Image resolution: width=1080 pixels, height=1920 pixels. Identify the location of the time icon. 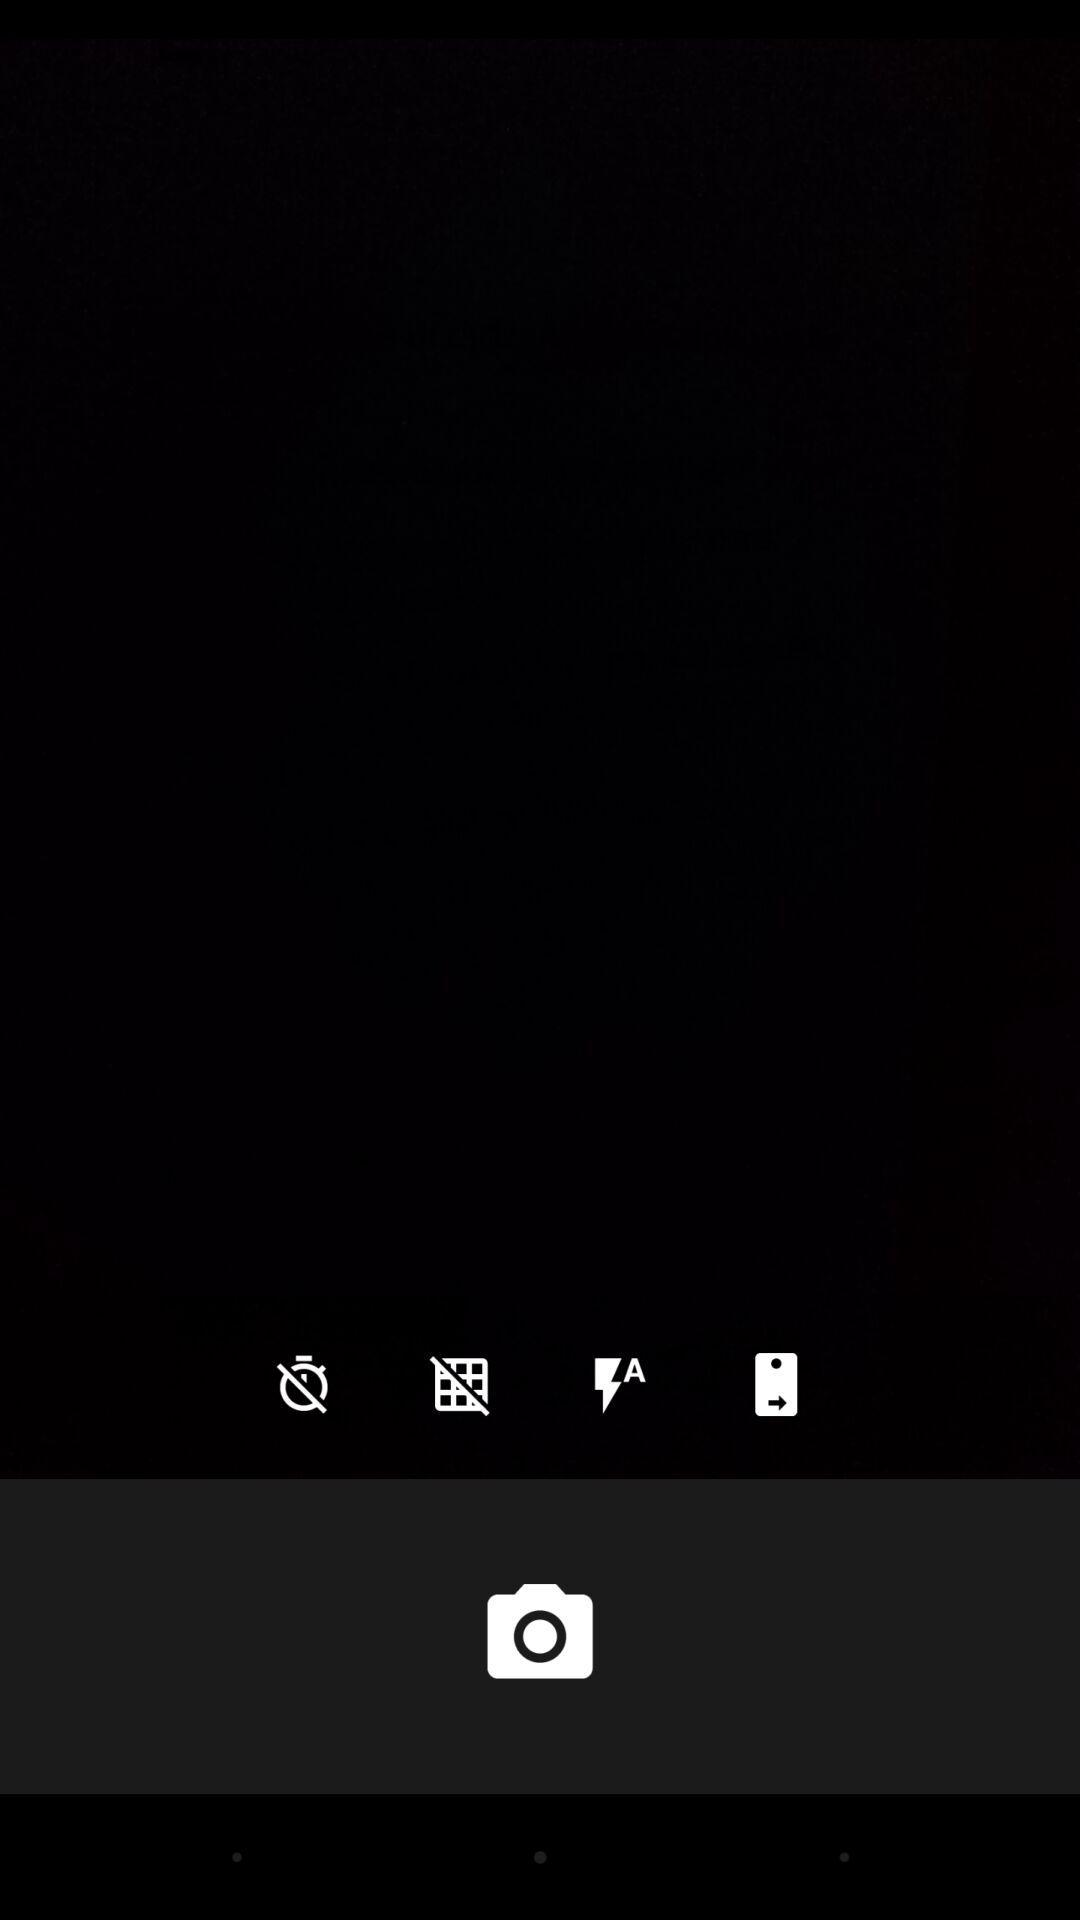
(303, 1383).